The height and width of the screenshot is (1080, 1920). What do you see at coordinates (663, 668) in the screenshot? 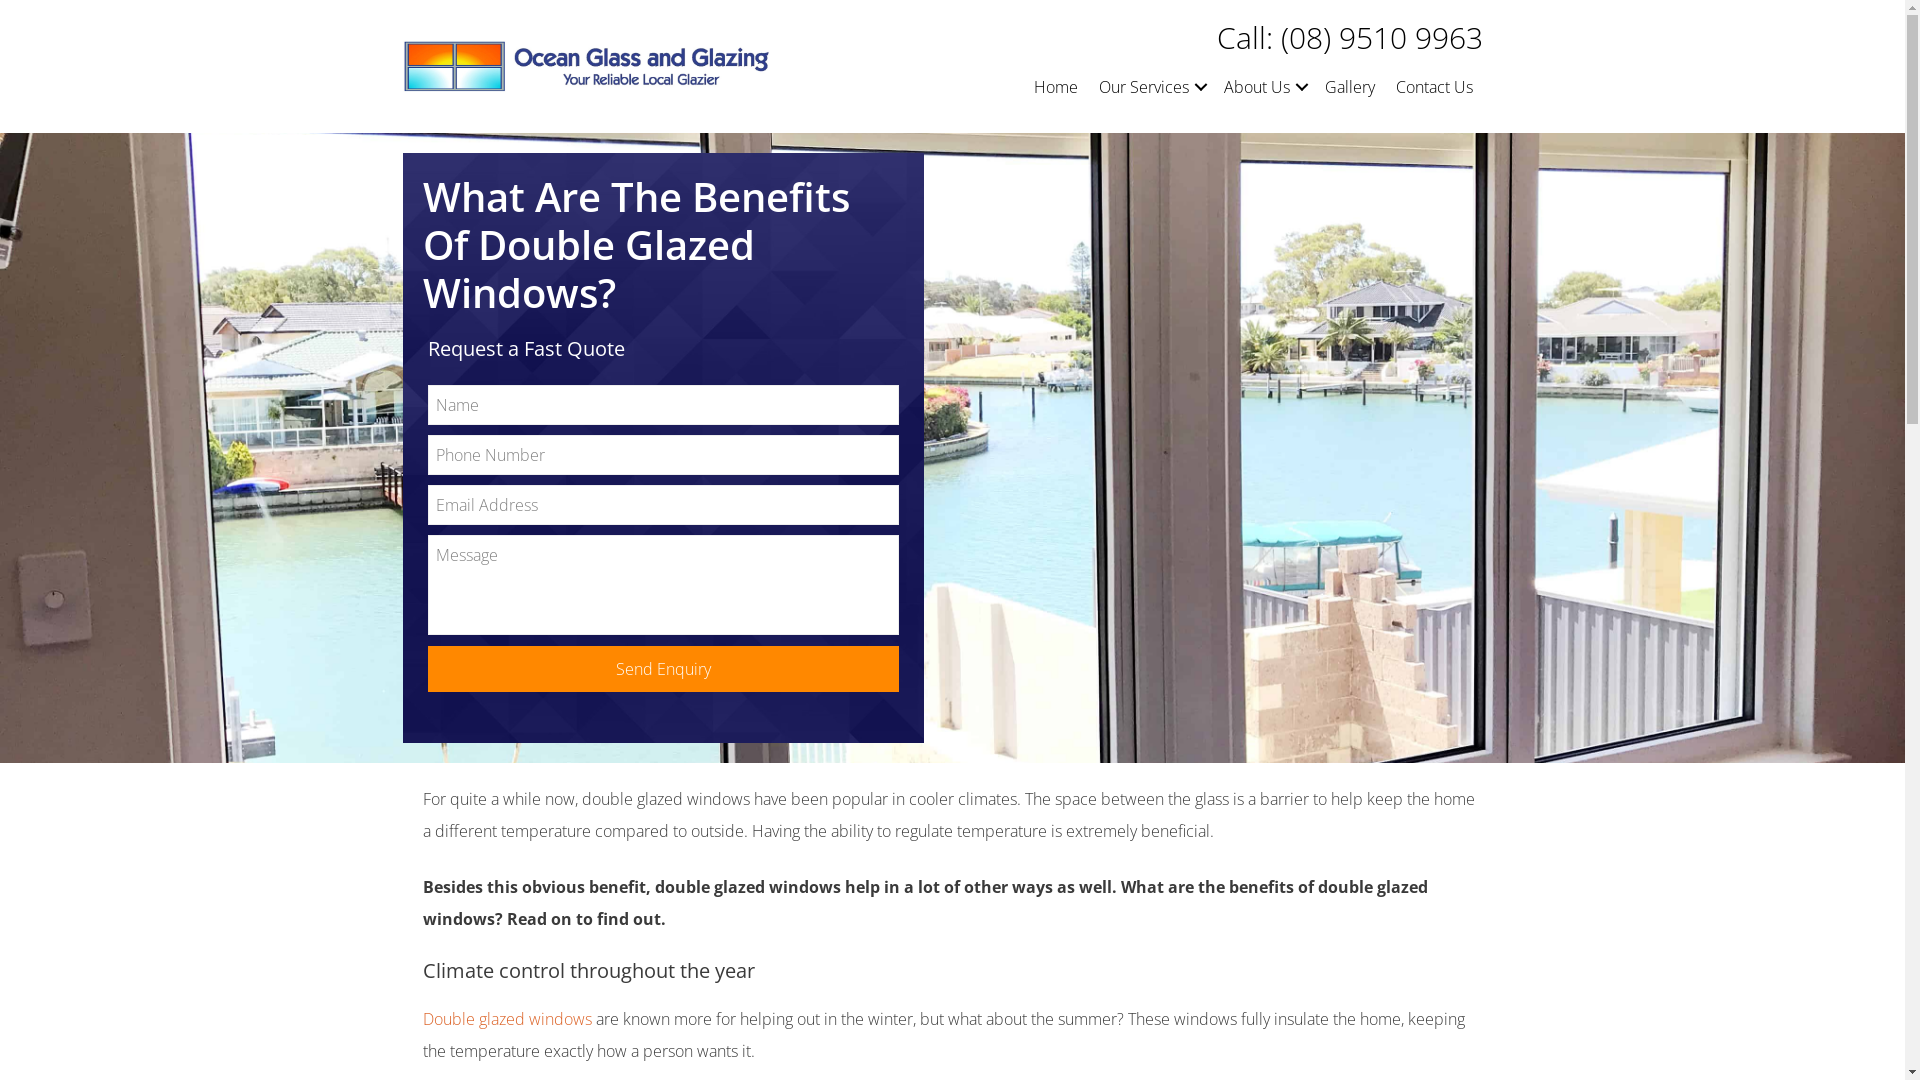
I see `'Send Enquiry'` at bounding box center [663, 668].